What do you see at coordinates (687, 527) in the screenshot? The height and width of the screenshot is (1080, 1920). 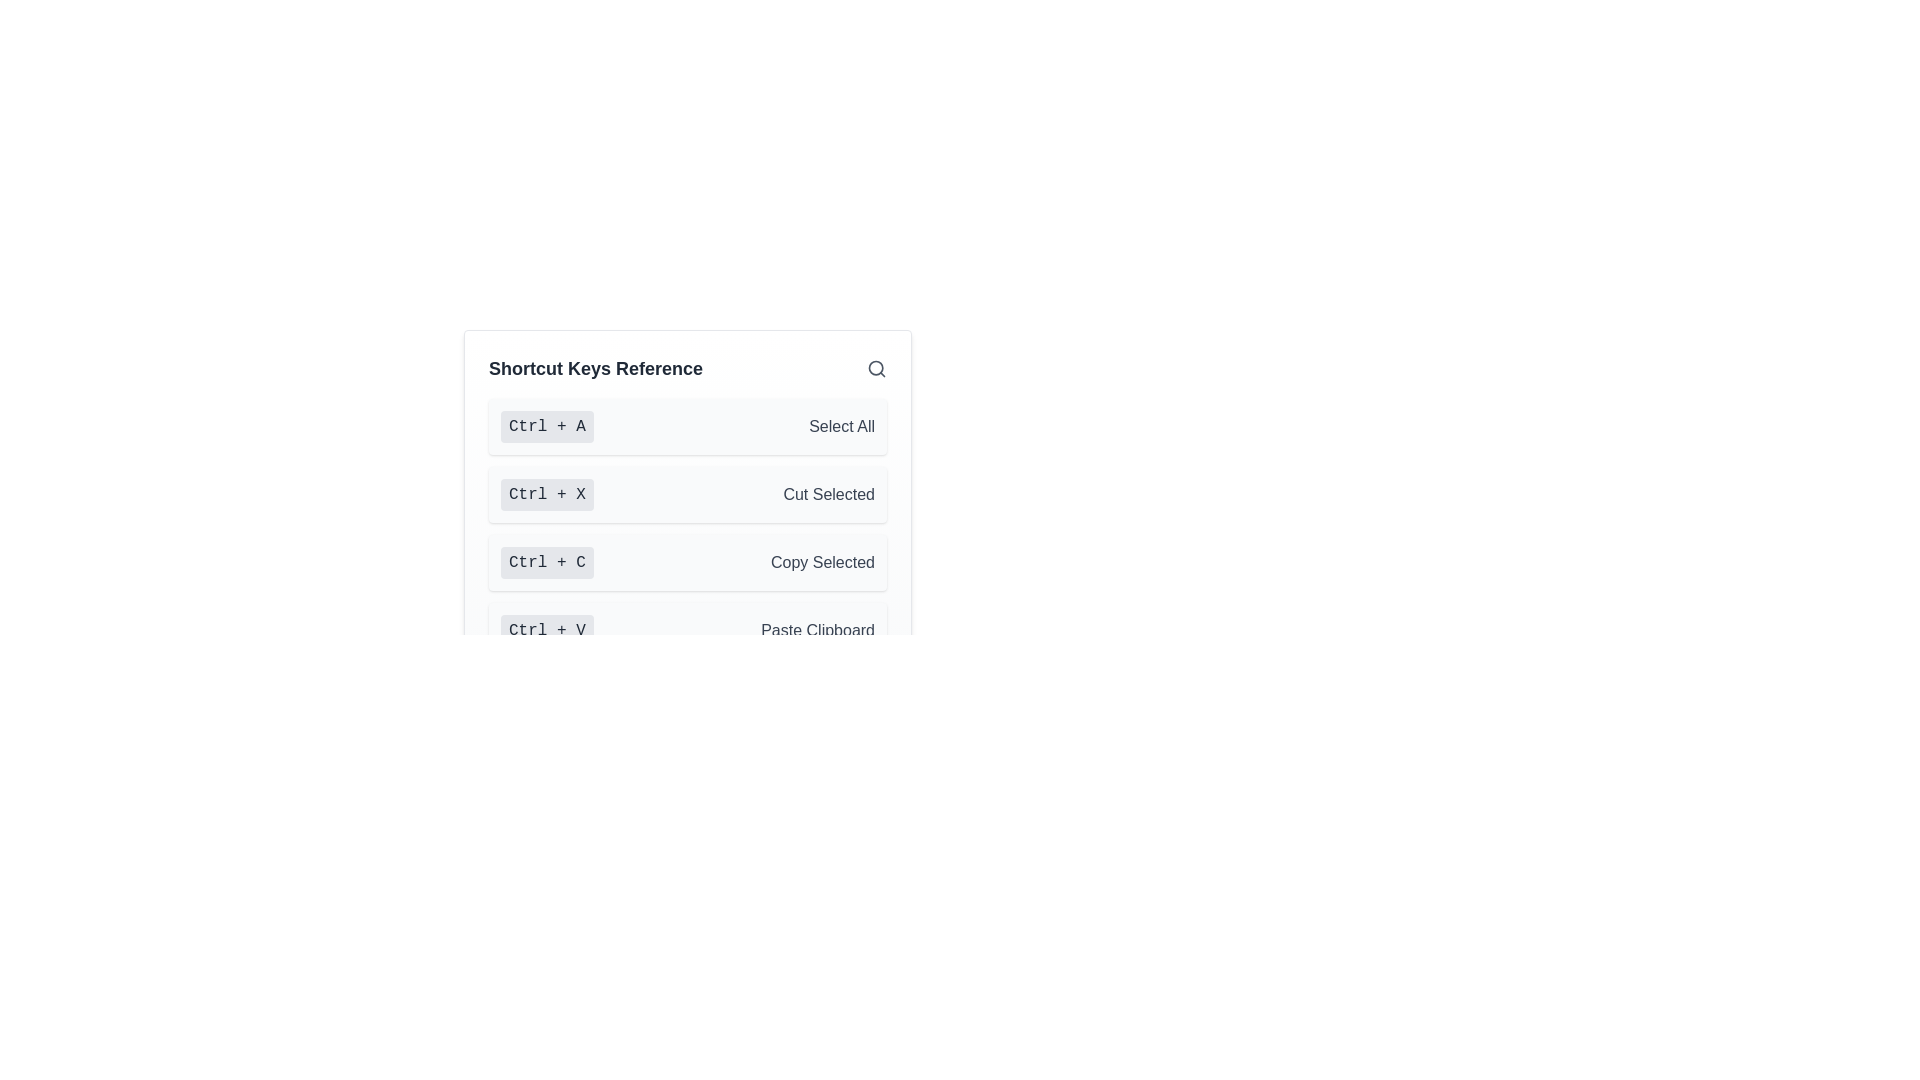 I see `the entry in the vertical list of shortcut keys that is located within the 'Shortcut Keys Reference' section, specifically the third entry which is associated with a key combination and its description` at bounding box center [687, 527].